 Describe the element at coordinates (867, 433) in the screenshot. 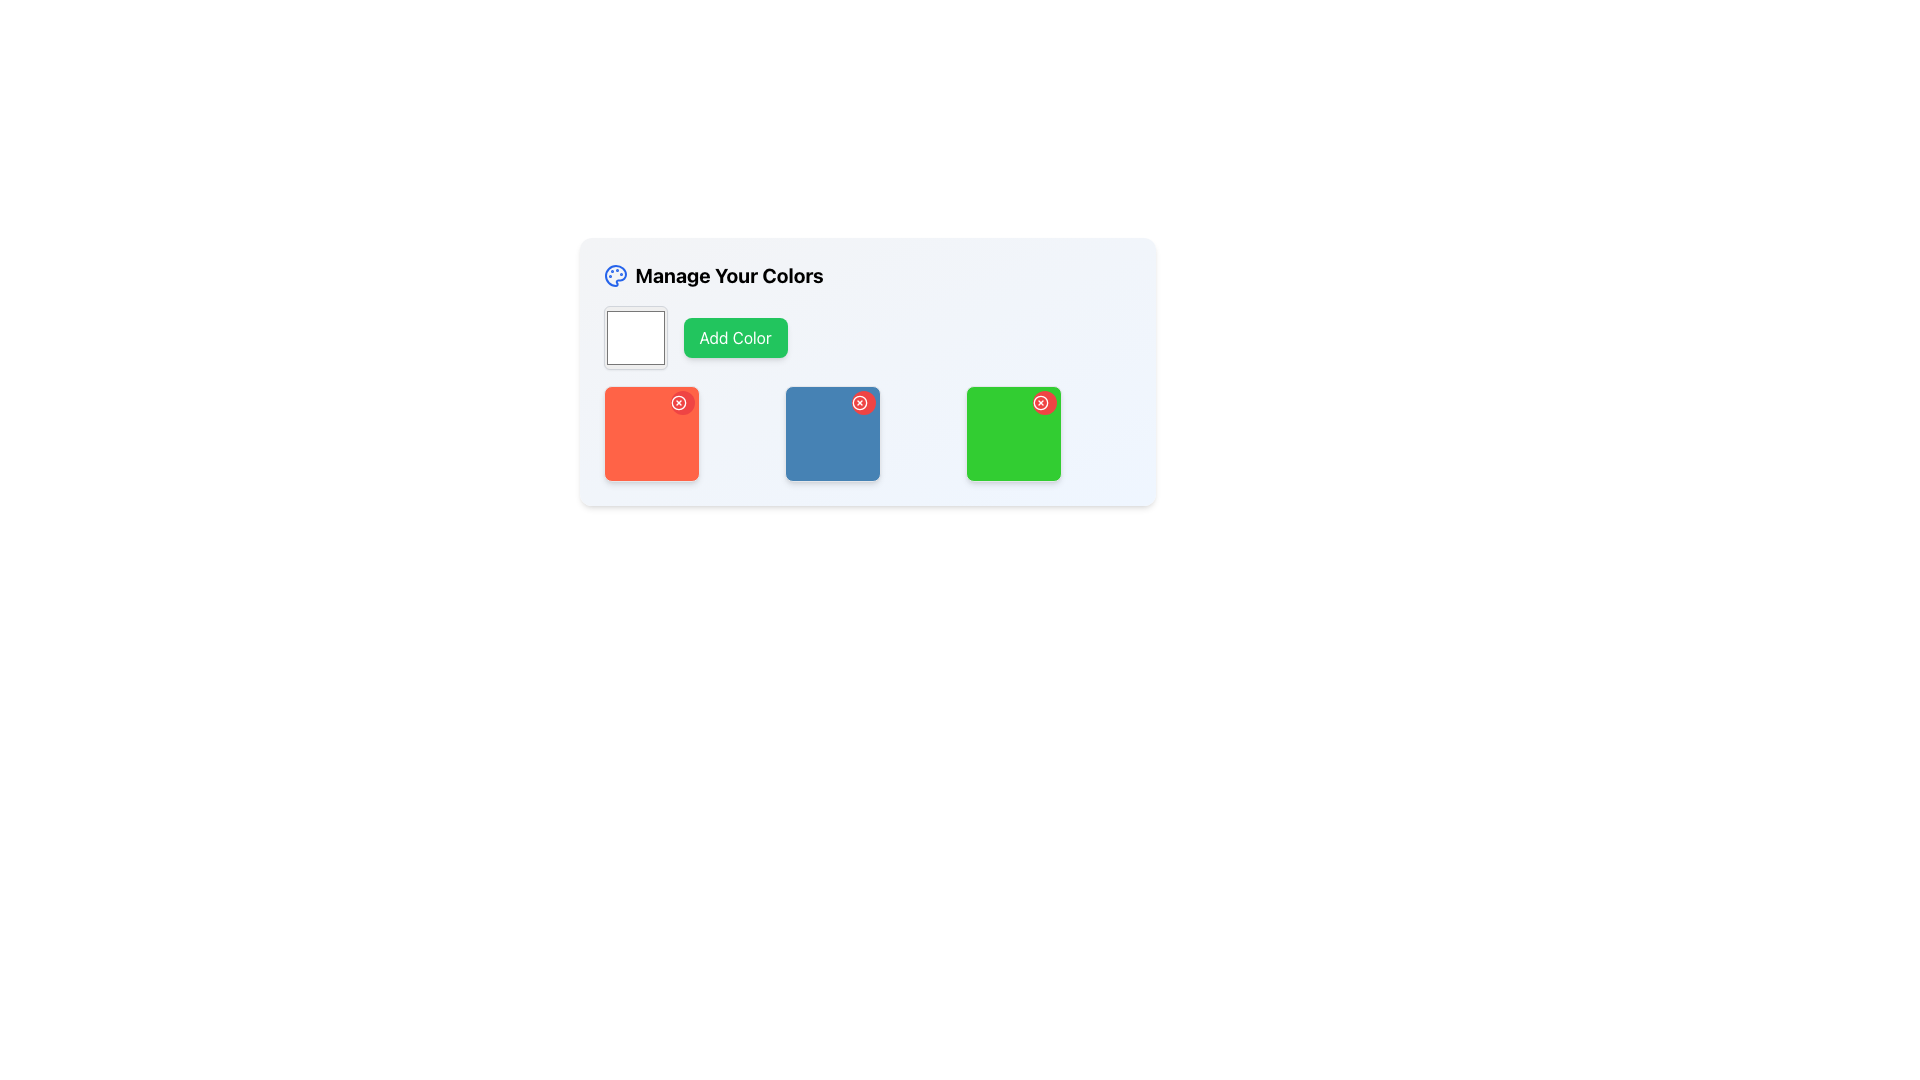

I see `the individual tiles within the Grid Layout located towards the bottom section of the interface, just below the 'Add Color' button` at that location.